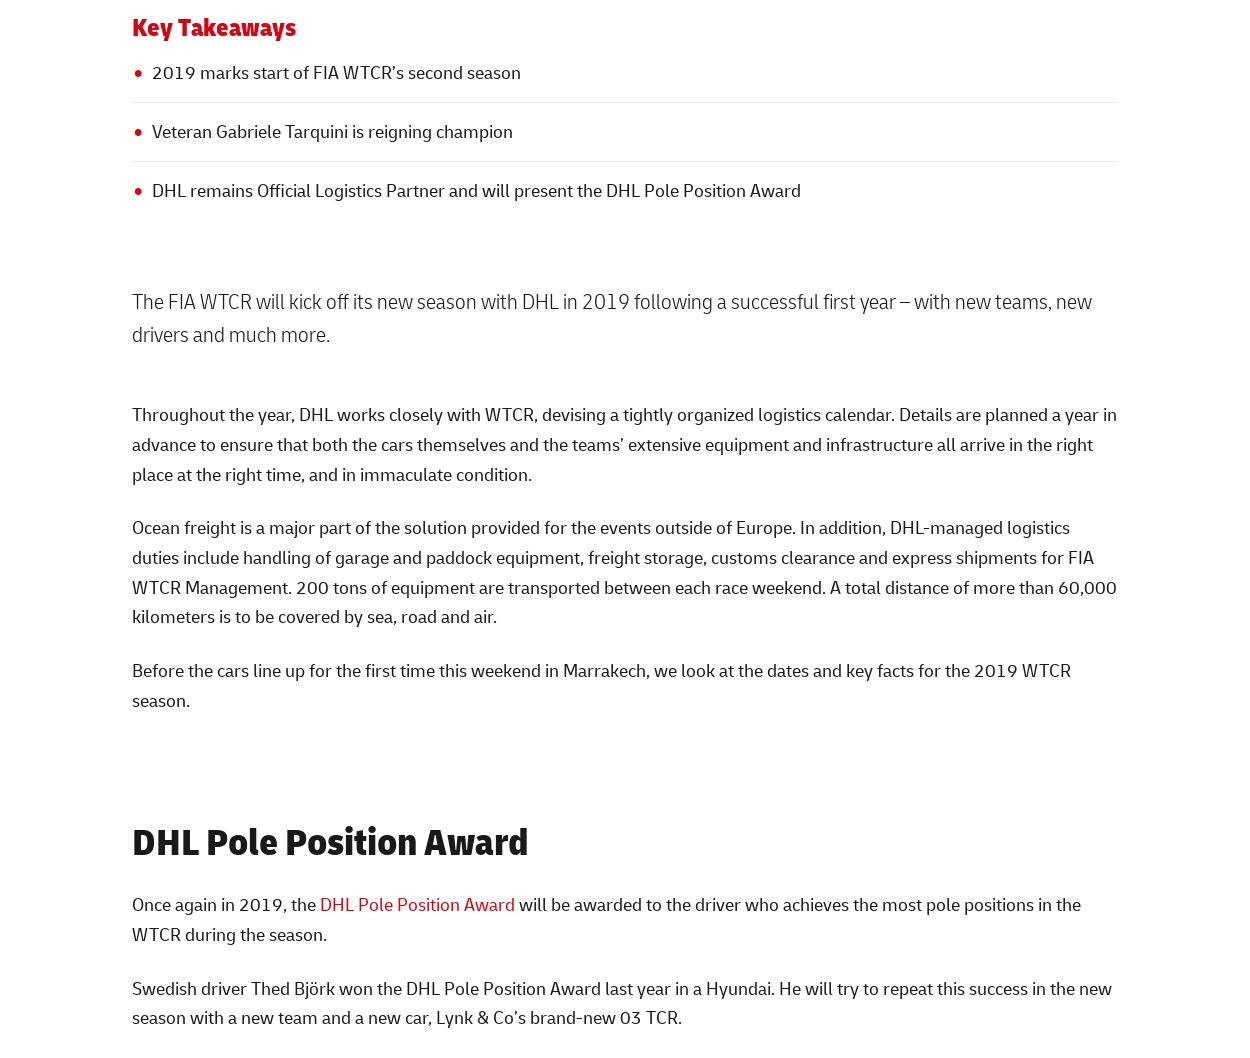  Describe the element at coordinates (334, 72) in the screenshot. I see `'2019 marks start of FIA WTCR’s second season'` at that location.